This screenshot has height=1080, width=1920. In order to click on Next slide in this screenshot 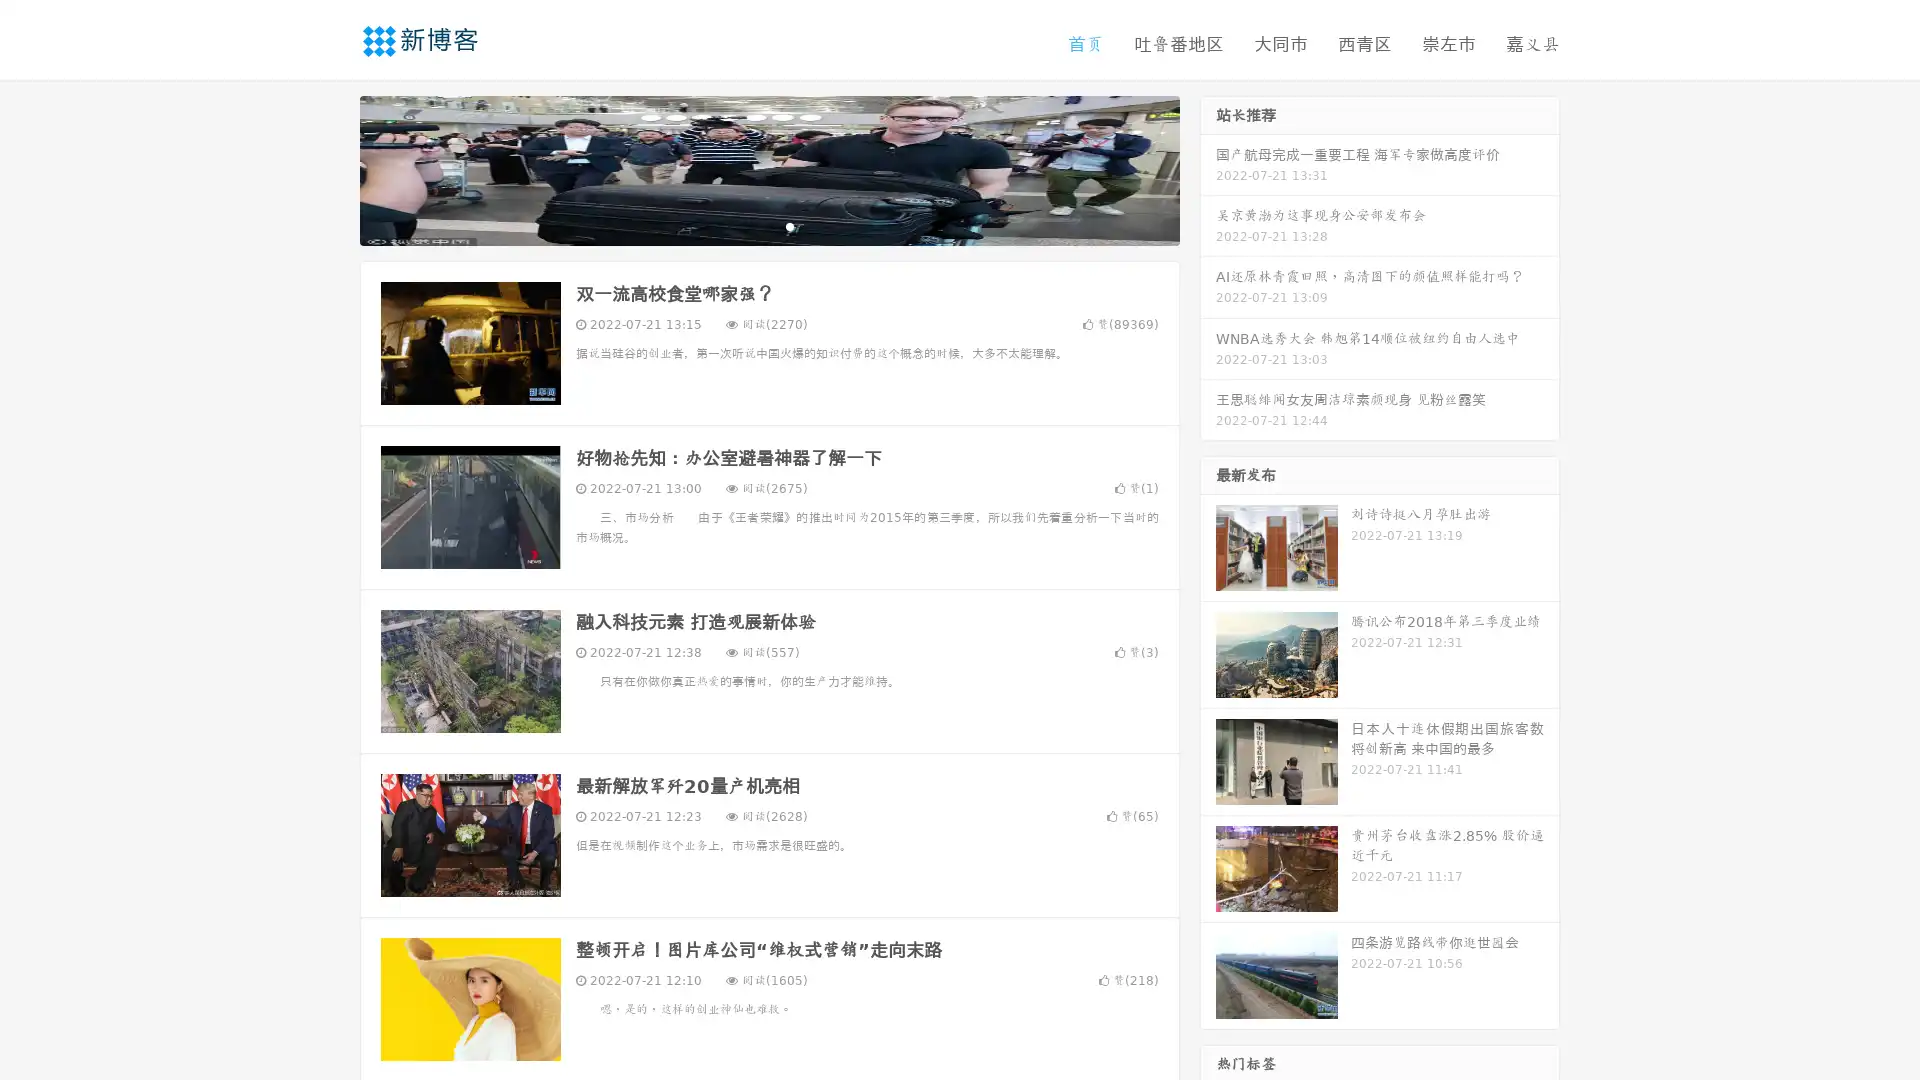, I will do `click(1208, 168)`.